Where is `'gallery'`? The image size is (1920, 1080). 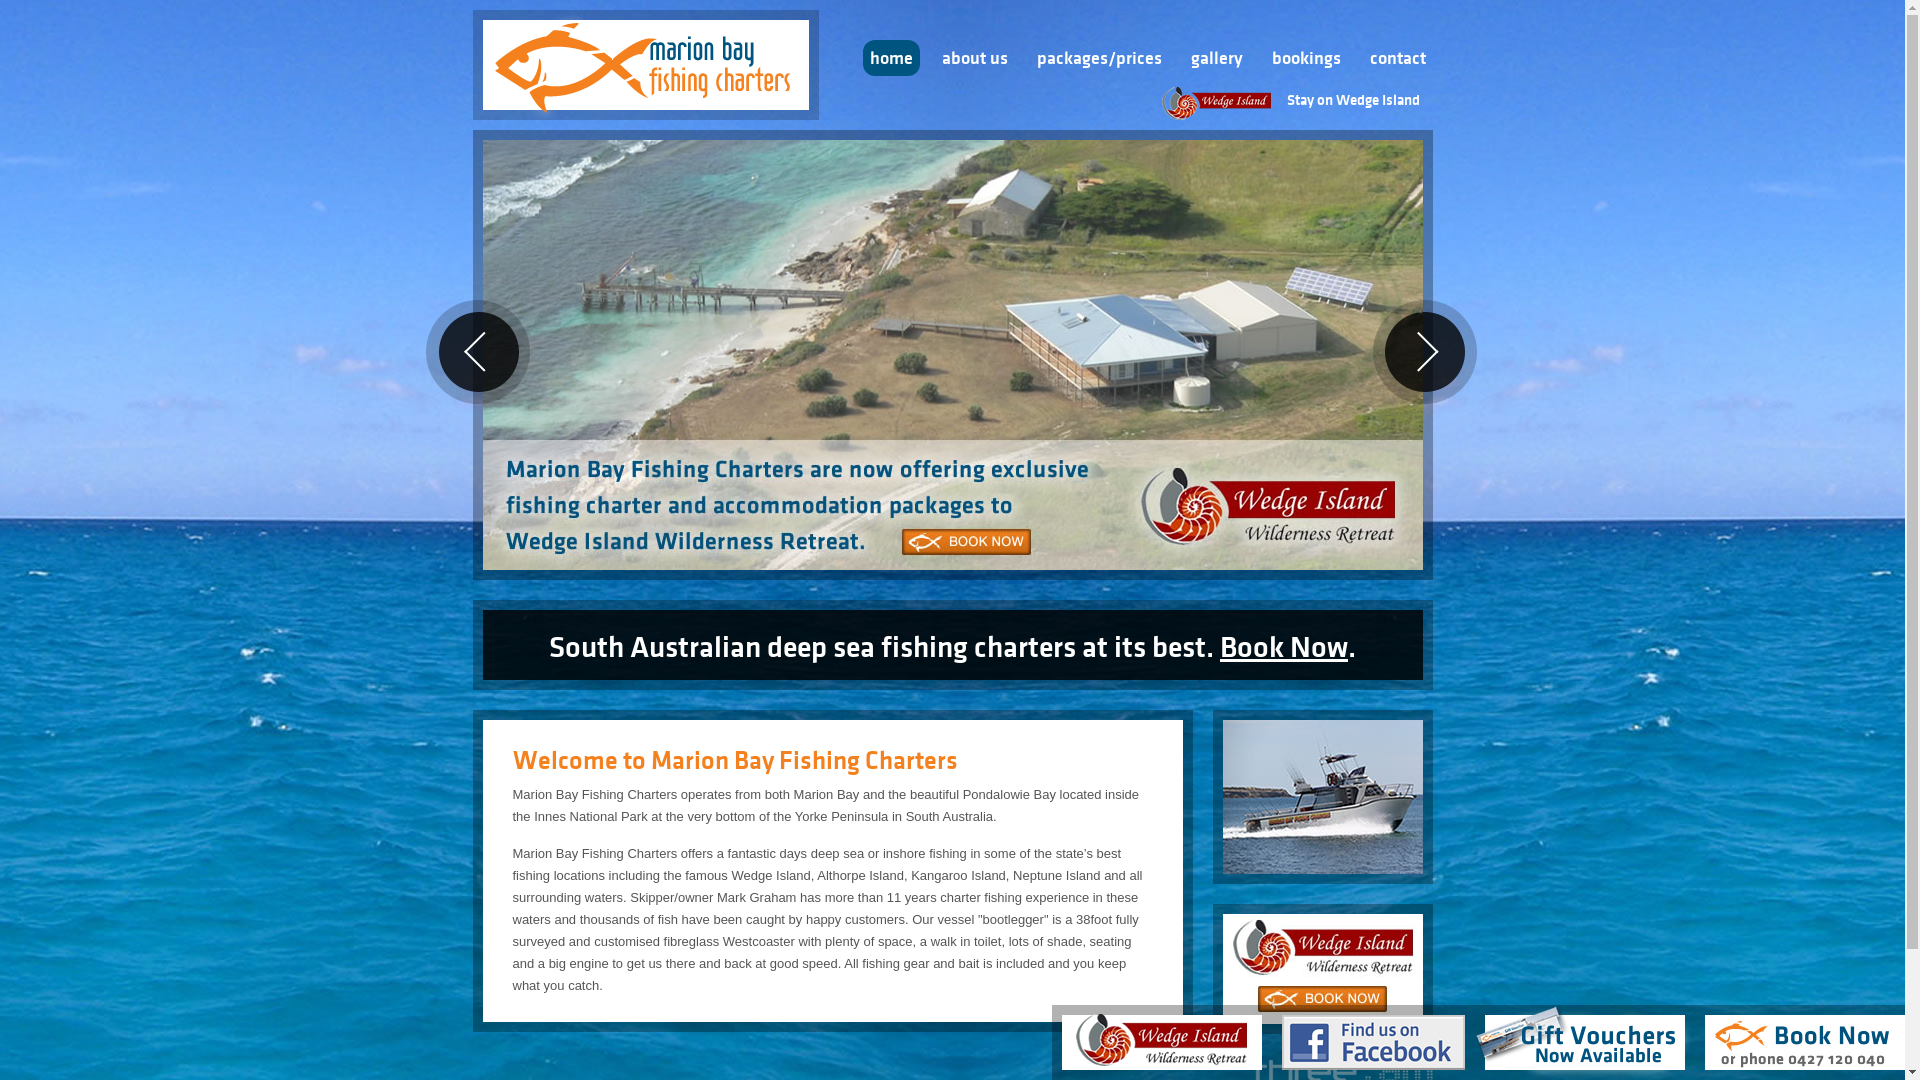 'gallery' is located at coordinates (1216, 56).